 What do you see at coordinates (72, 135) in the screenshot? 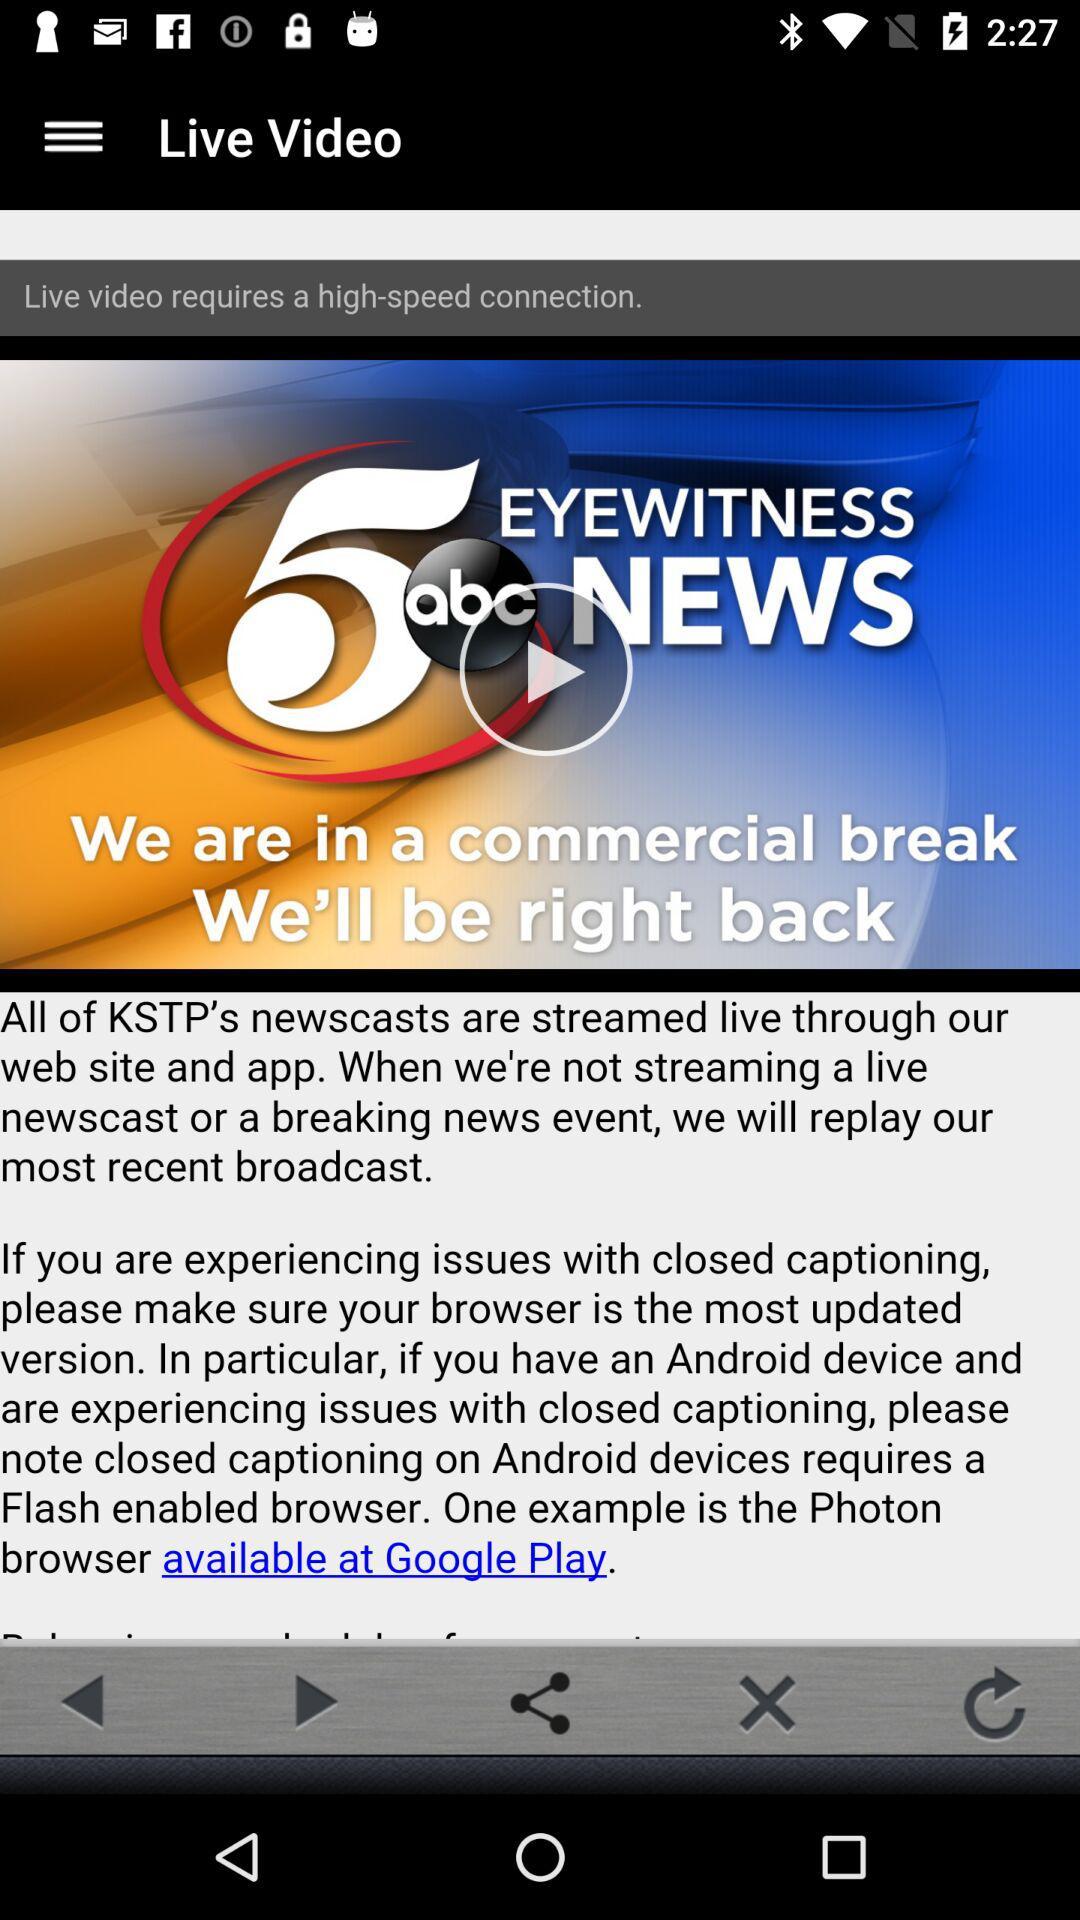
I see `full` at bounding box center [72, 135].